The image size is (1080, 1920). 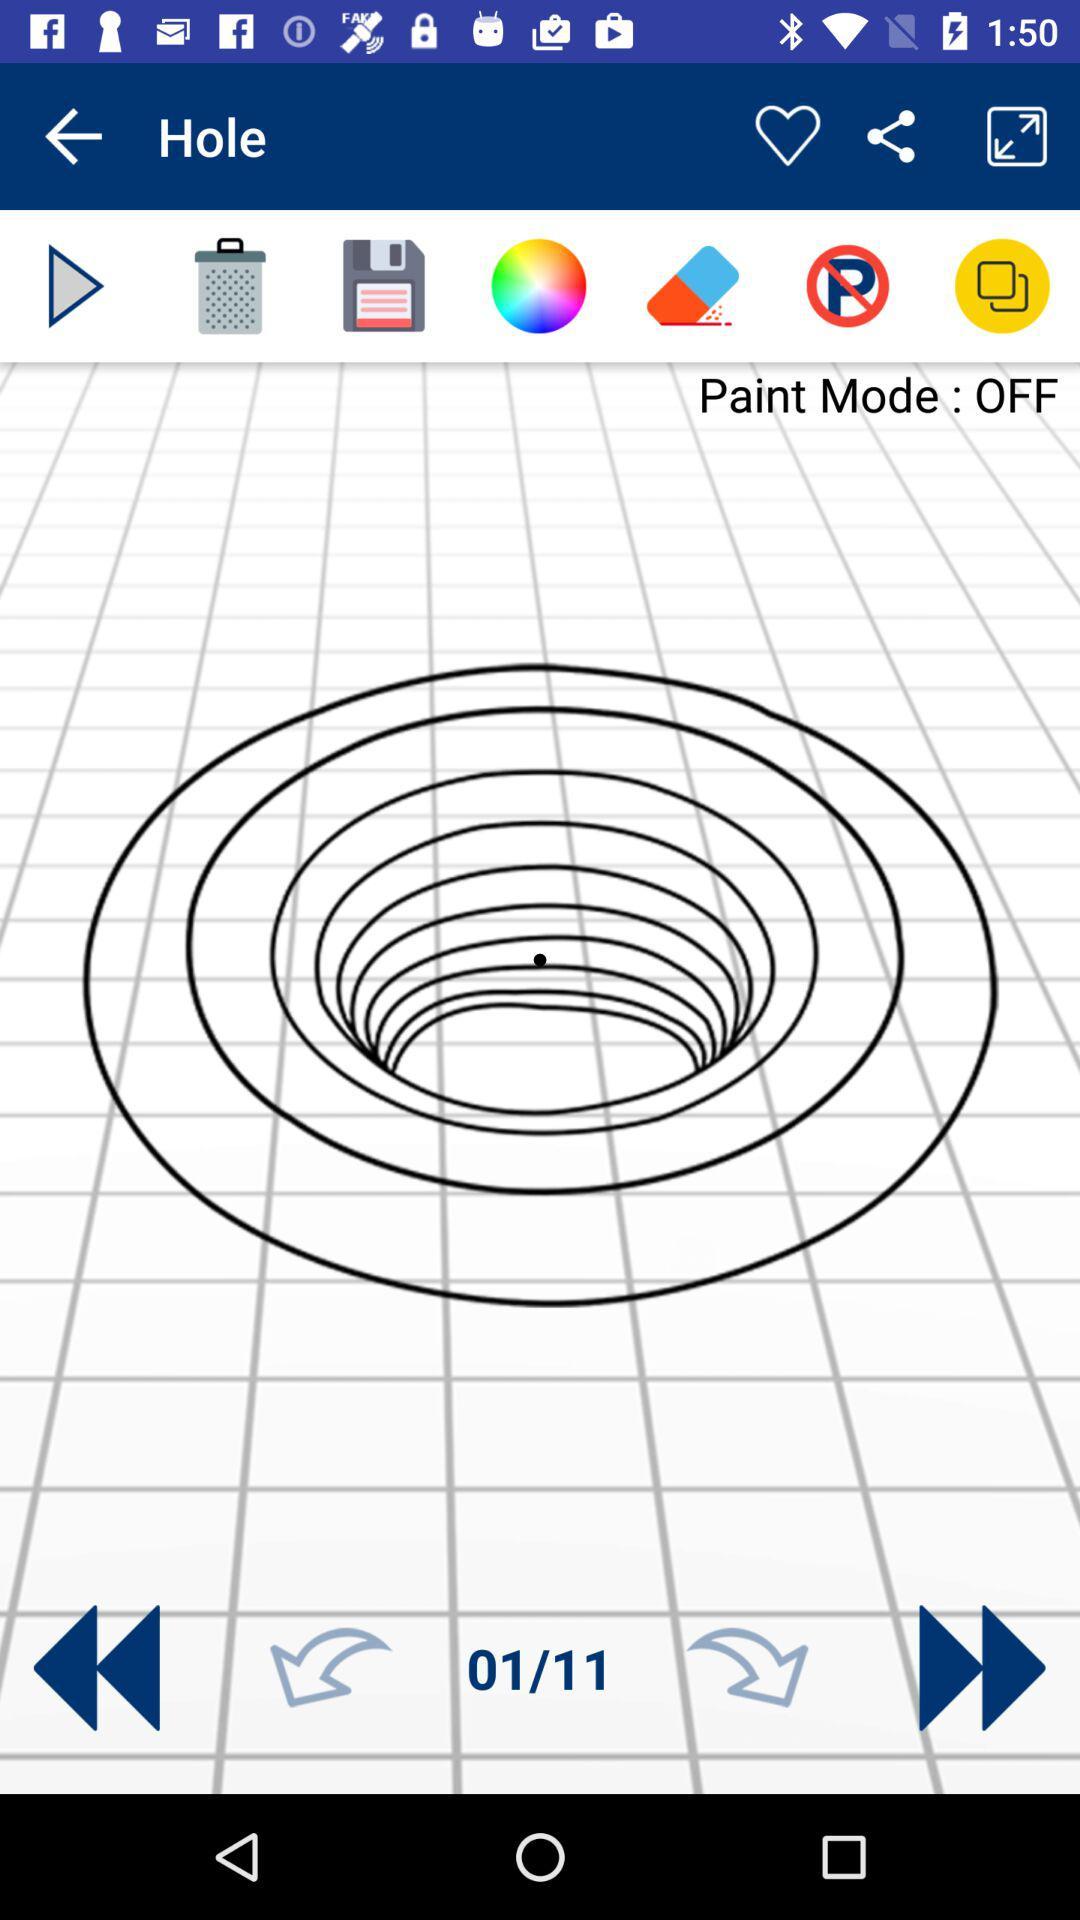 What do you see at coordinates (96, 1668) in the screenshot?
I see `rewind` at bounding box center [96, 1668].